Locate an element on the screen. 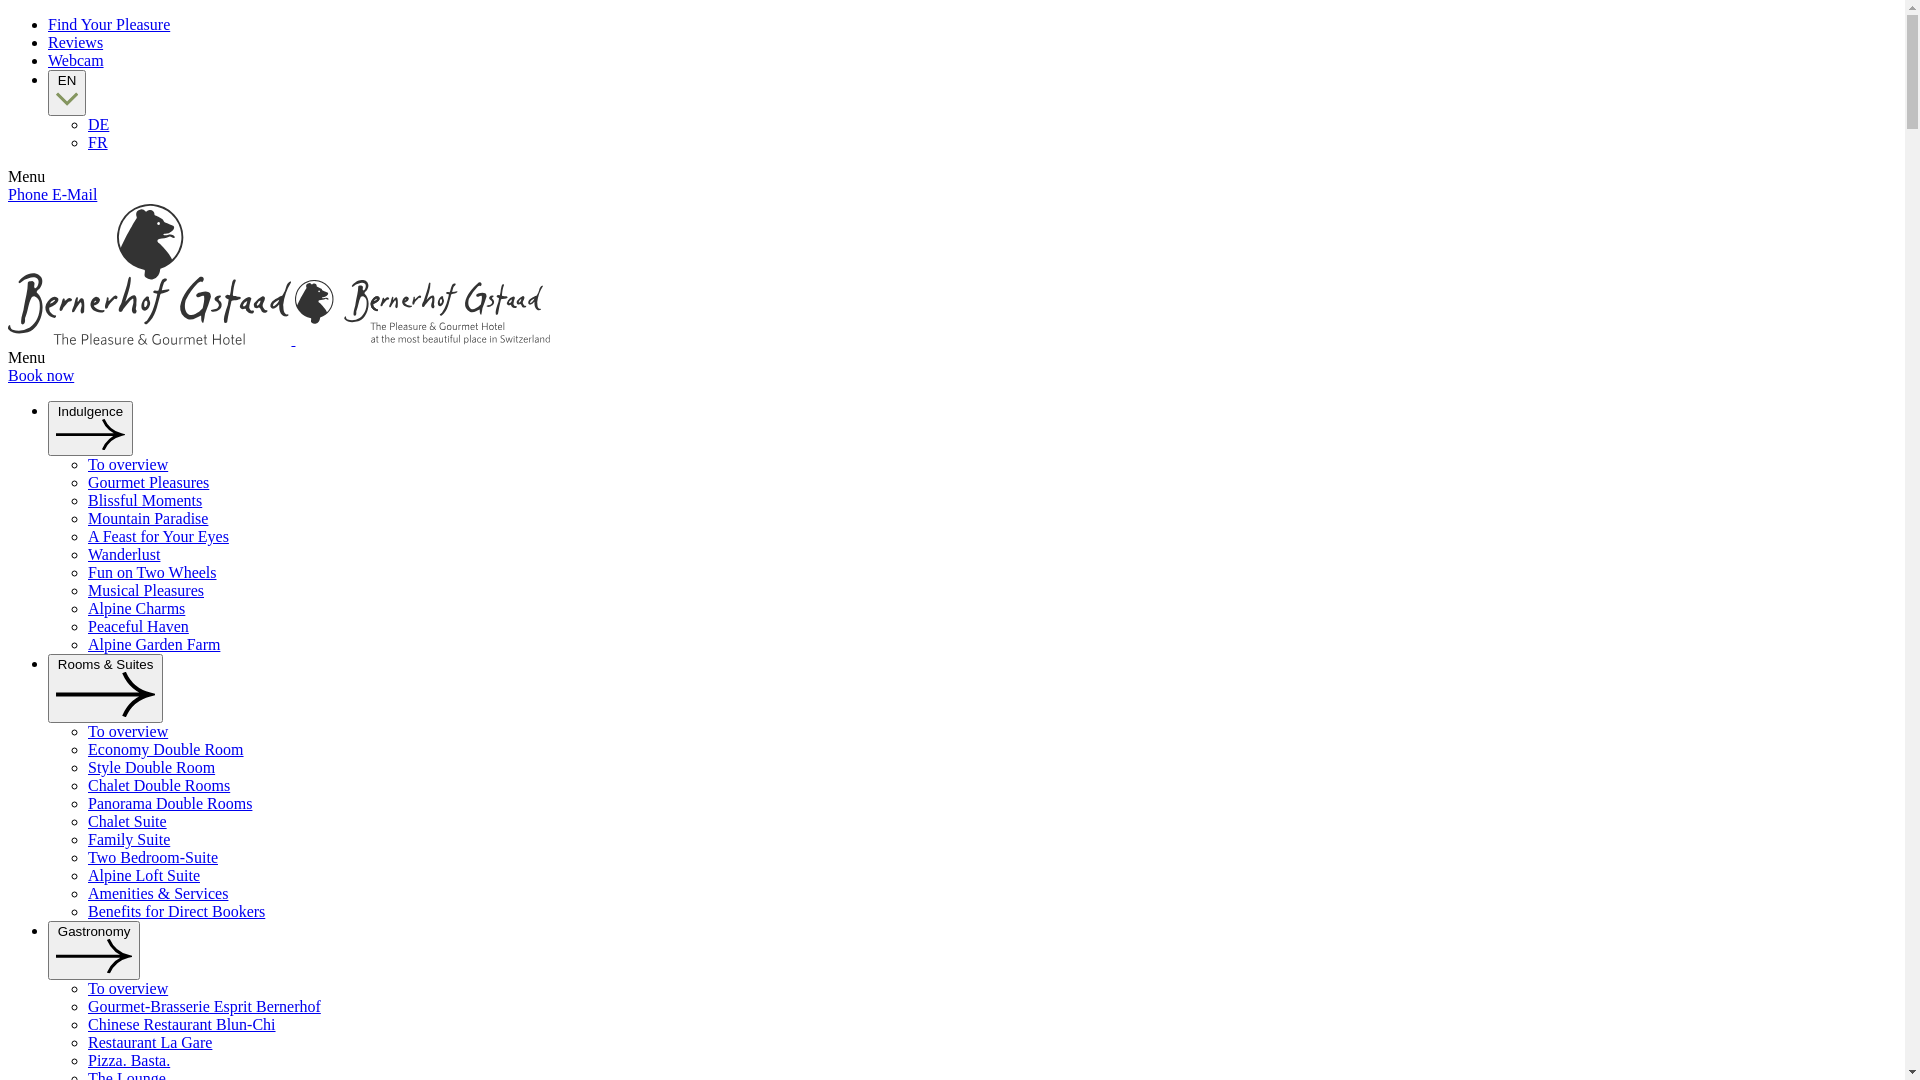 The image size is (1920, 1080). 'Wanderlust' is located at coordinates (123, 554).